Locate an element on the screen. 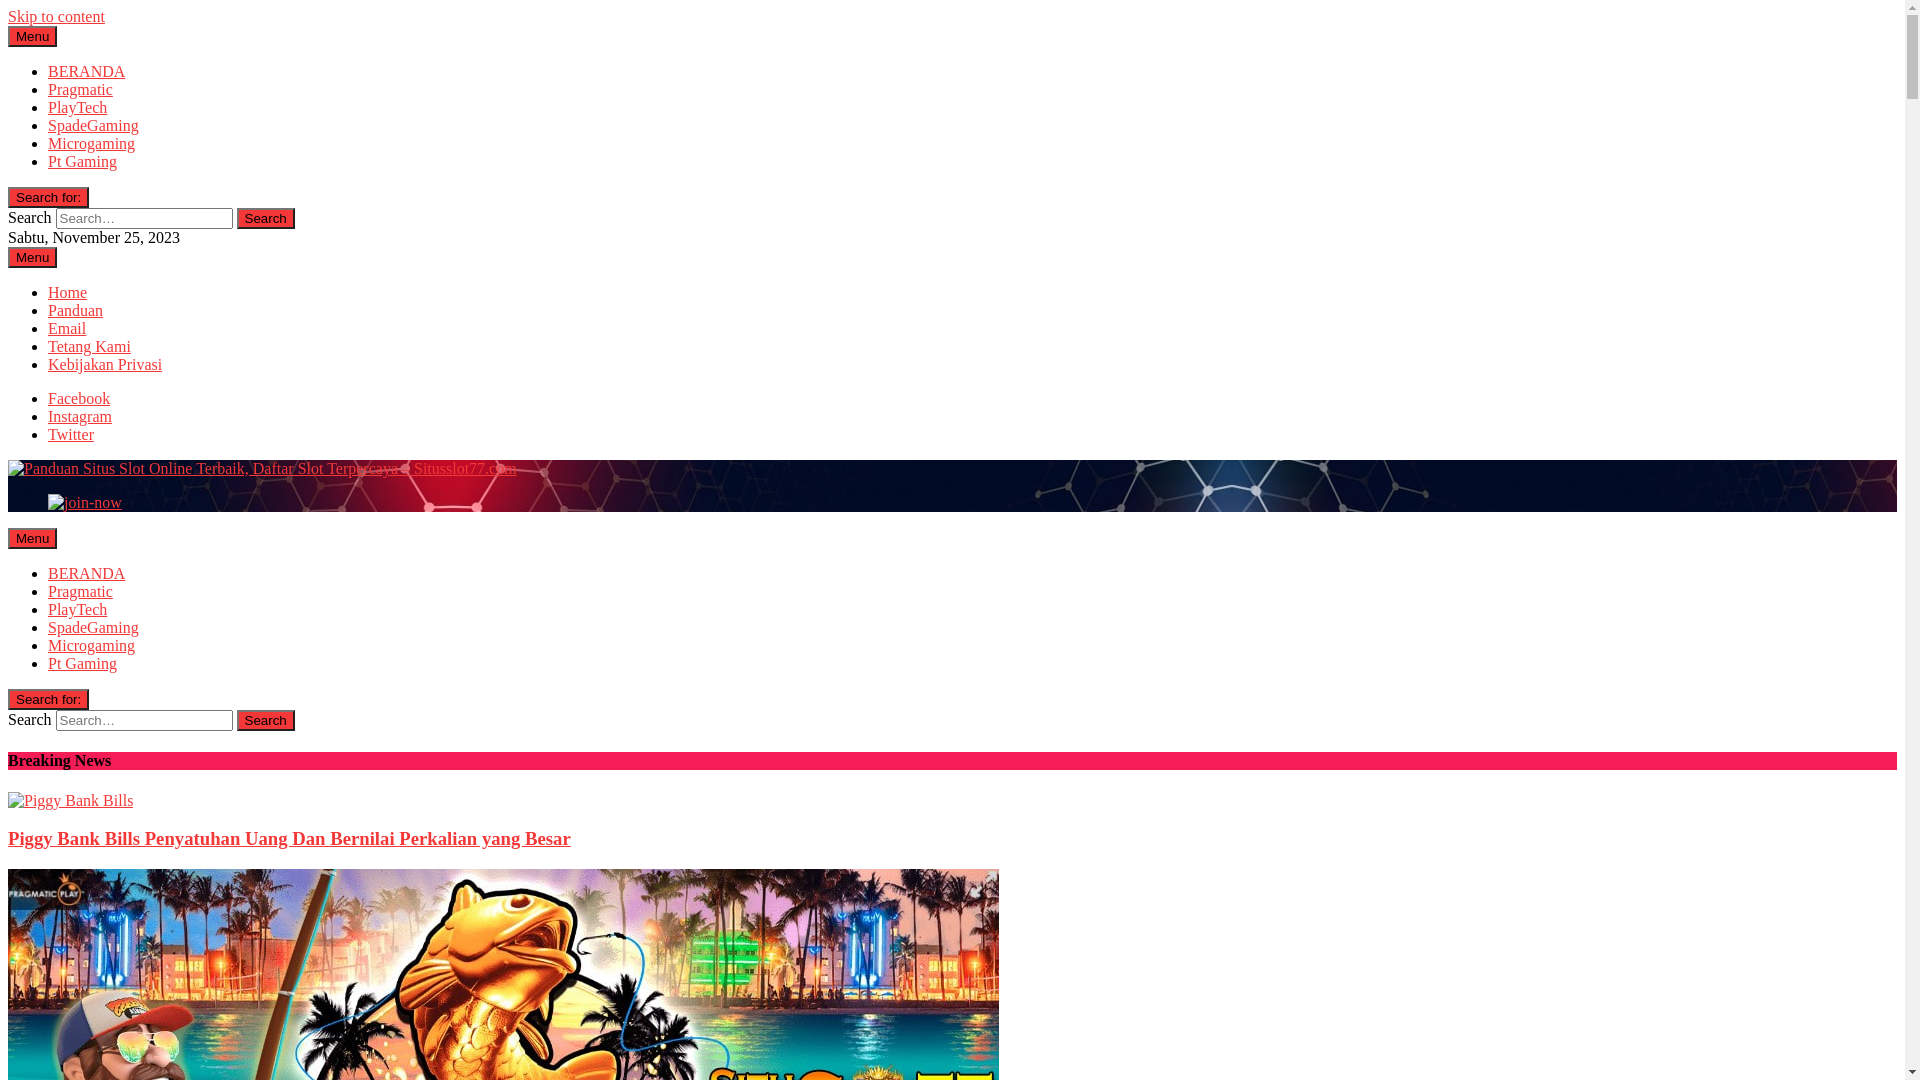  'Microgaming' is located at coordinates (90, 142).